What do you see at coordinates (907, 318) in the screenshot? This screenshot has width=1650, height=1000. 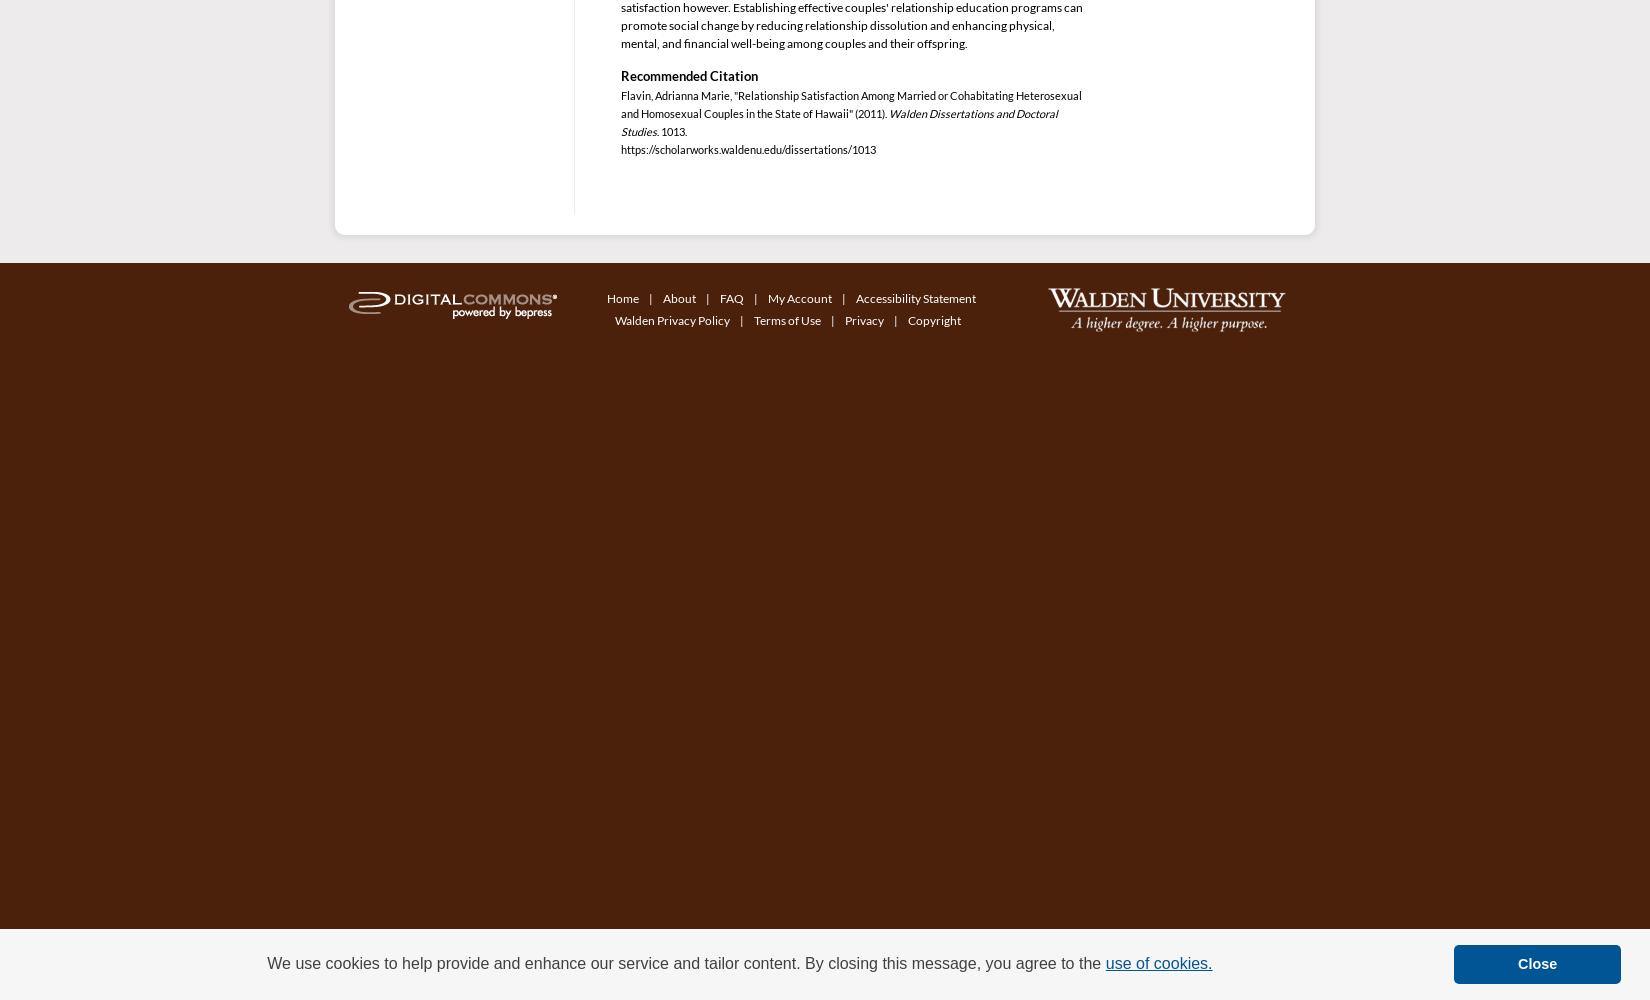 I see `'Copyright'` at bounding box center [907, 318].